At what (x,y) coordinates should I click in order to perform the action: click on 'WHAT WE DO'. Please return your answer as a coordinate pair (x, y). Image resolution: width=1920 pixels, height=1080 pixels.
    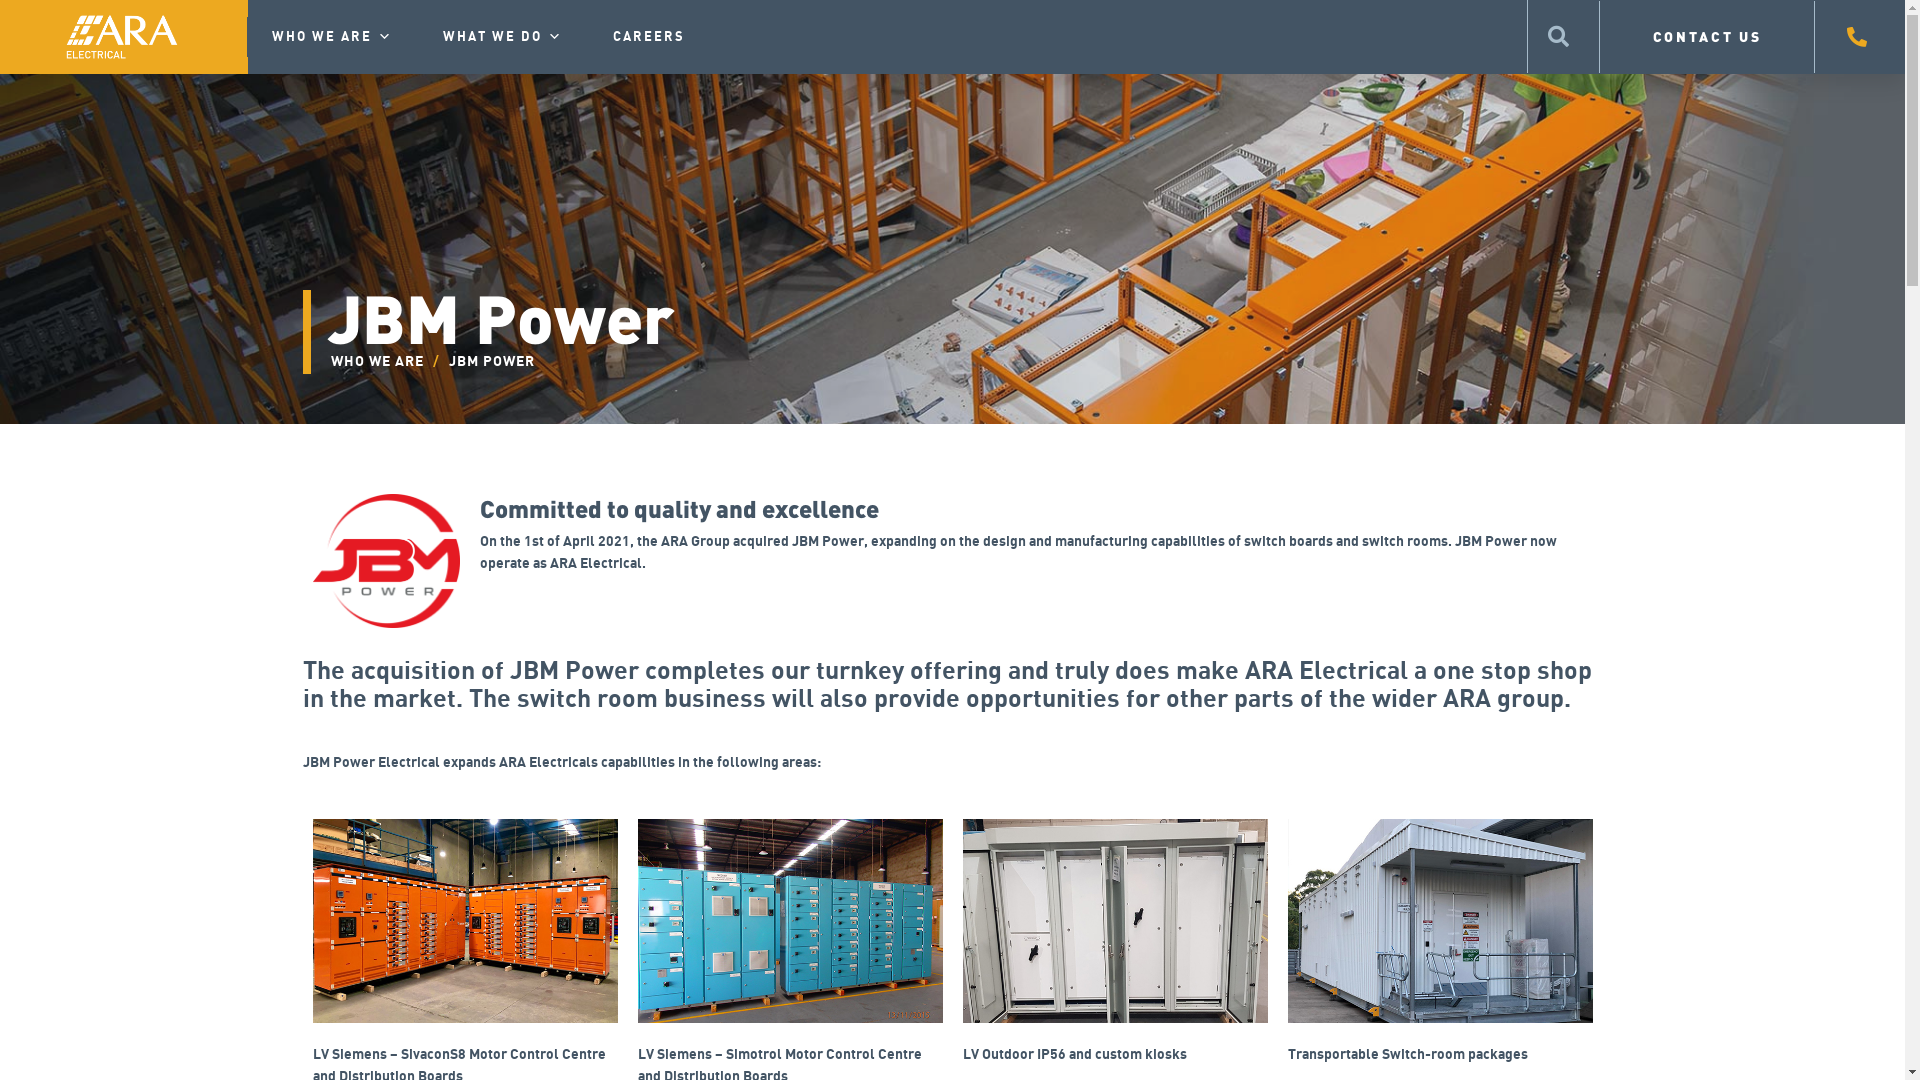
    Looking at the image, I should click on (416, 37).